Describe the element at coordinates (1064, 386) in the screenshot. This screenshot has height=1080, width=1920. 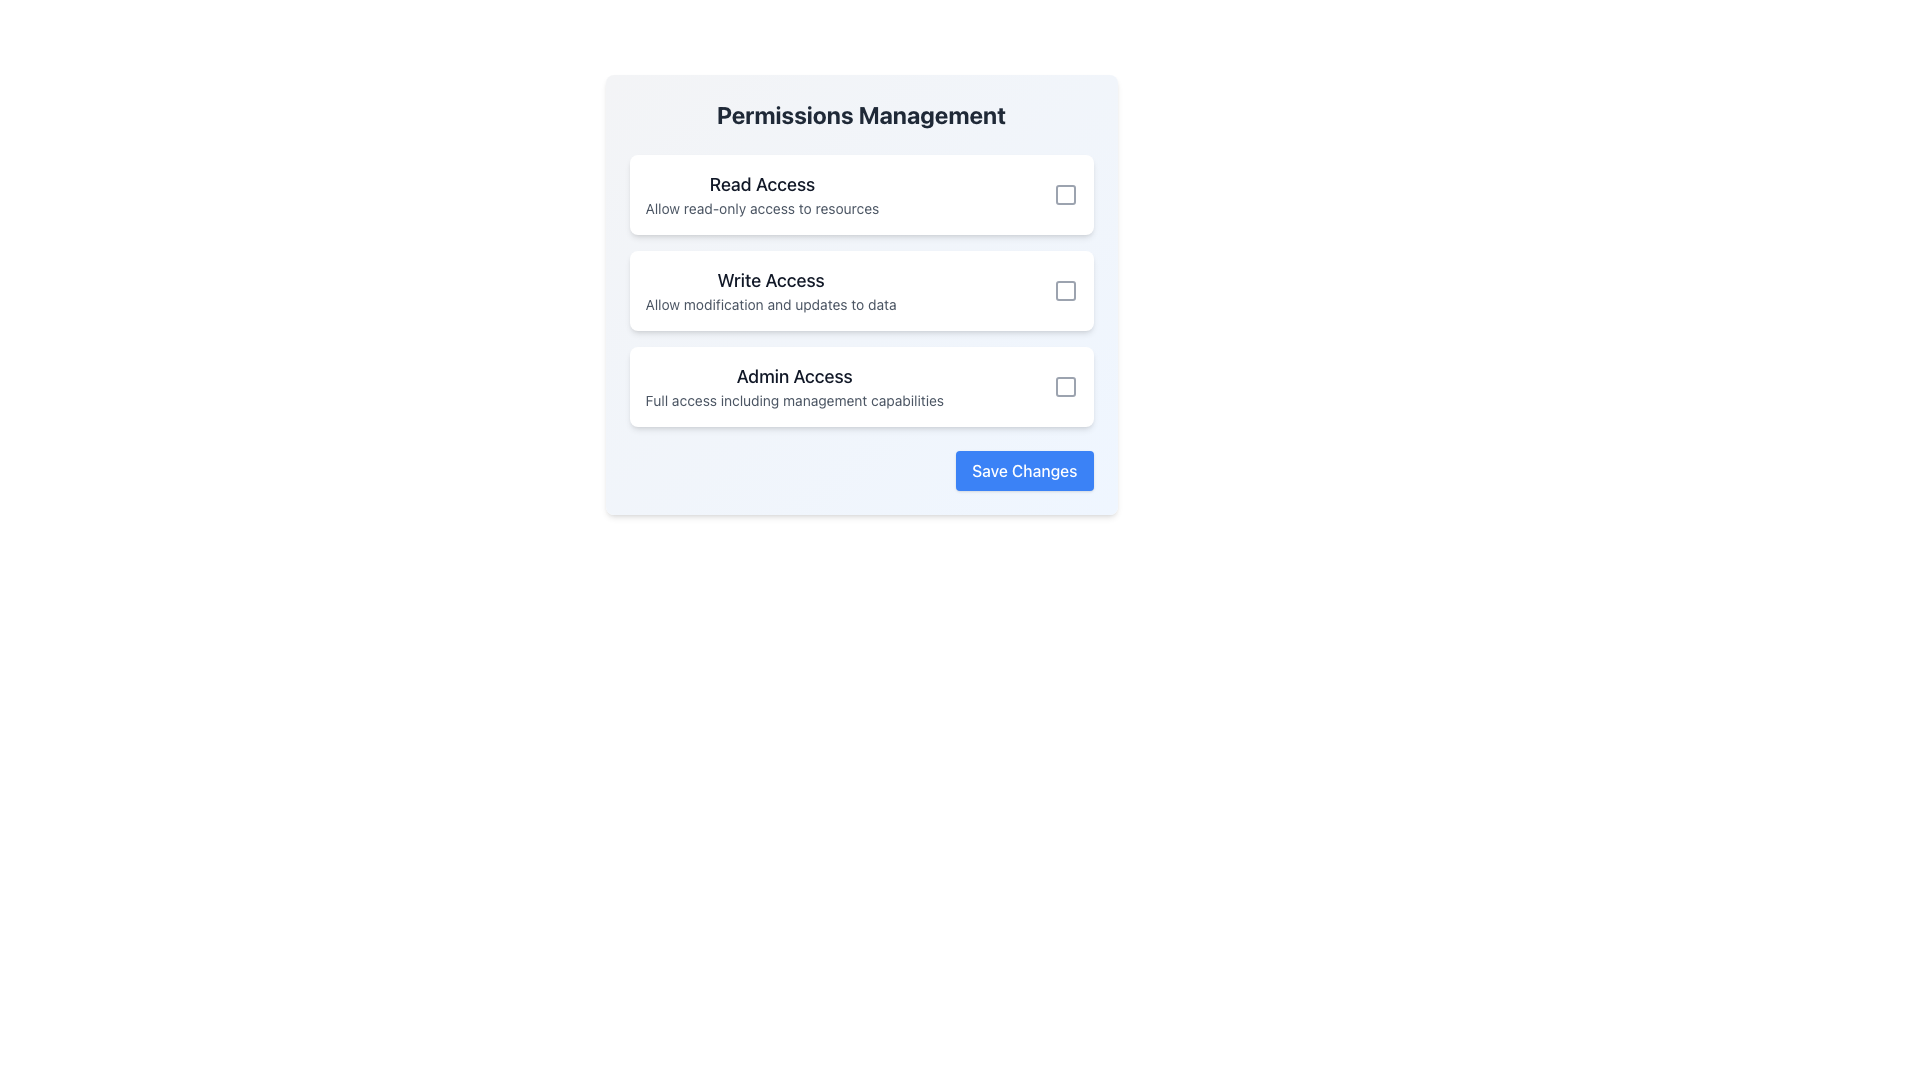
I see `the interactive toggle icon (hollow square) located to the far right of the 'Admin Access' item in the list of access options` at that location.